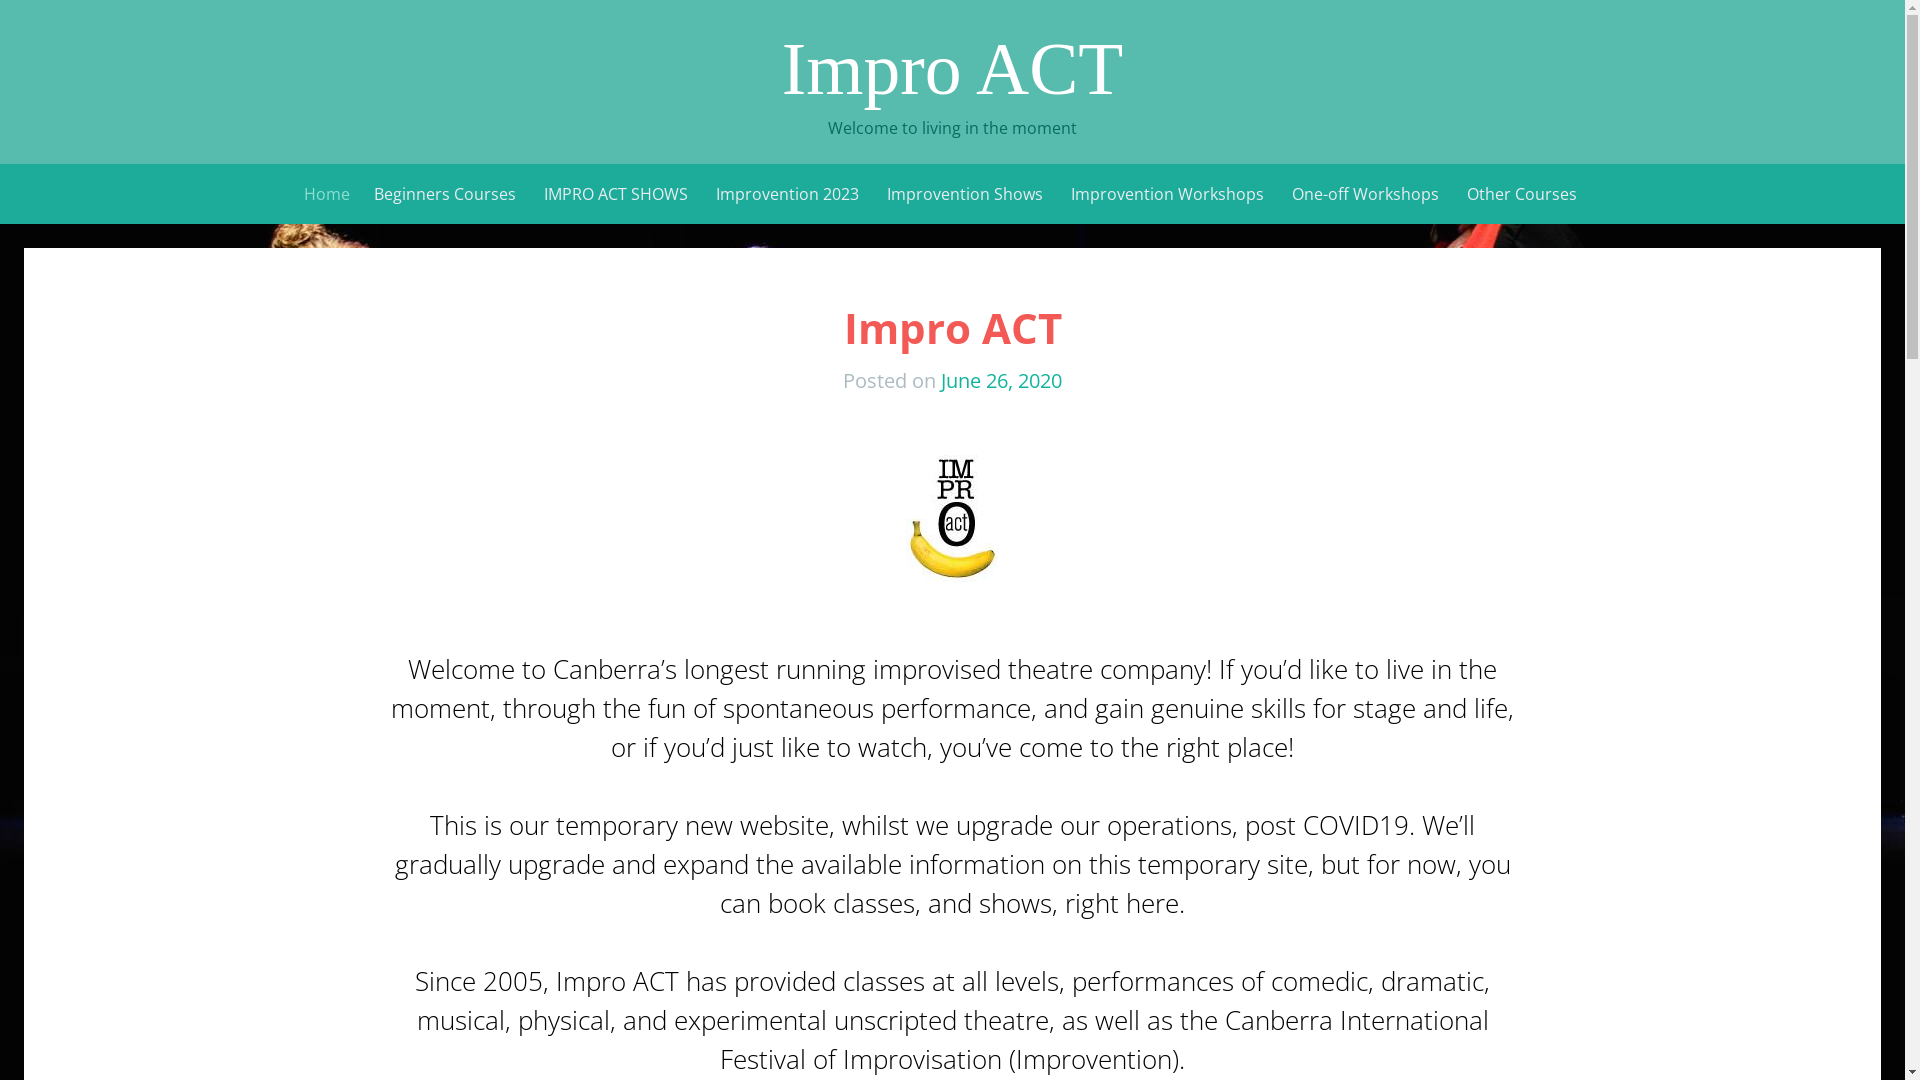 This screenshot has width=1920, height=1080. What do you see at coordinates (1167, 193) in the screenshot?
I see `'Improvention Workshops'` at bounding box center [1167, 193].